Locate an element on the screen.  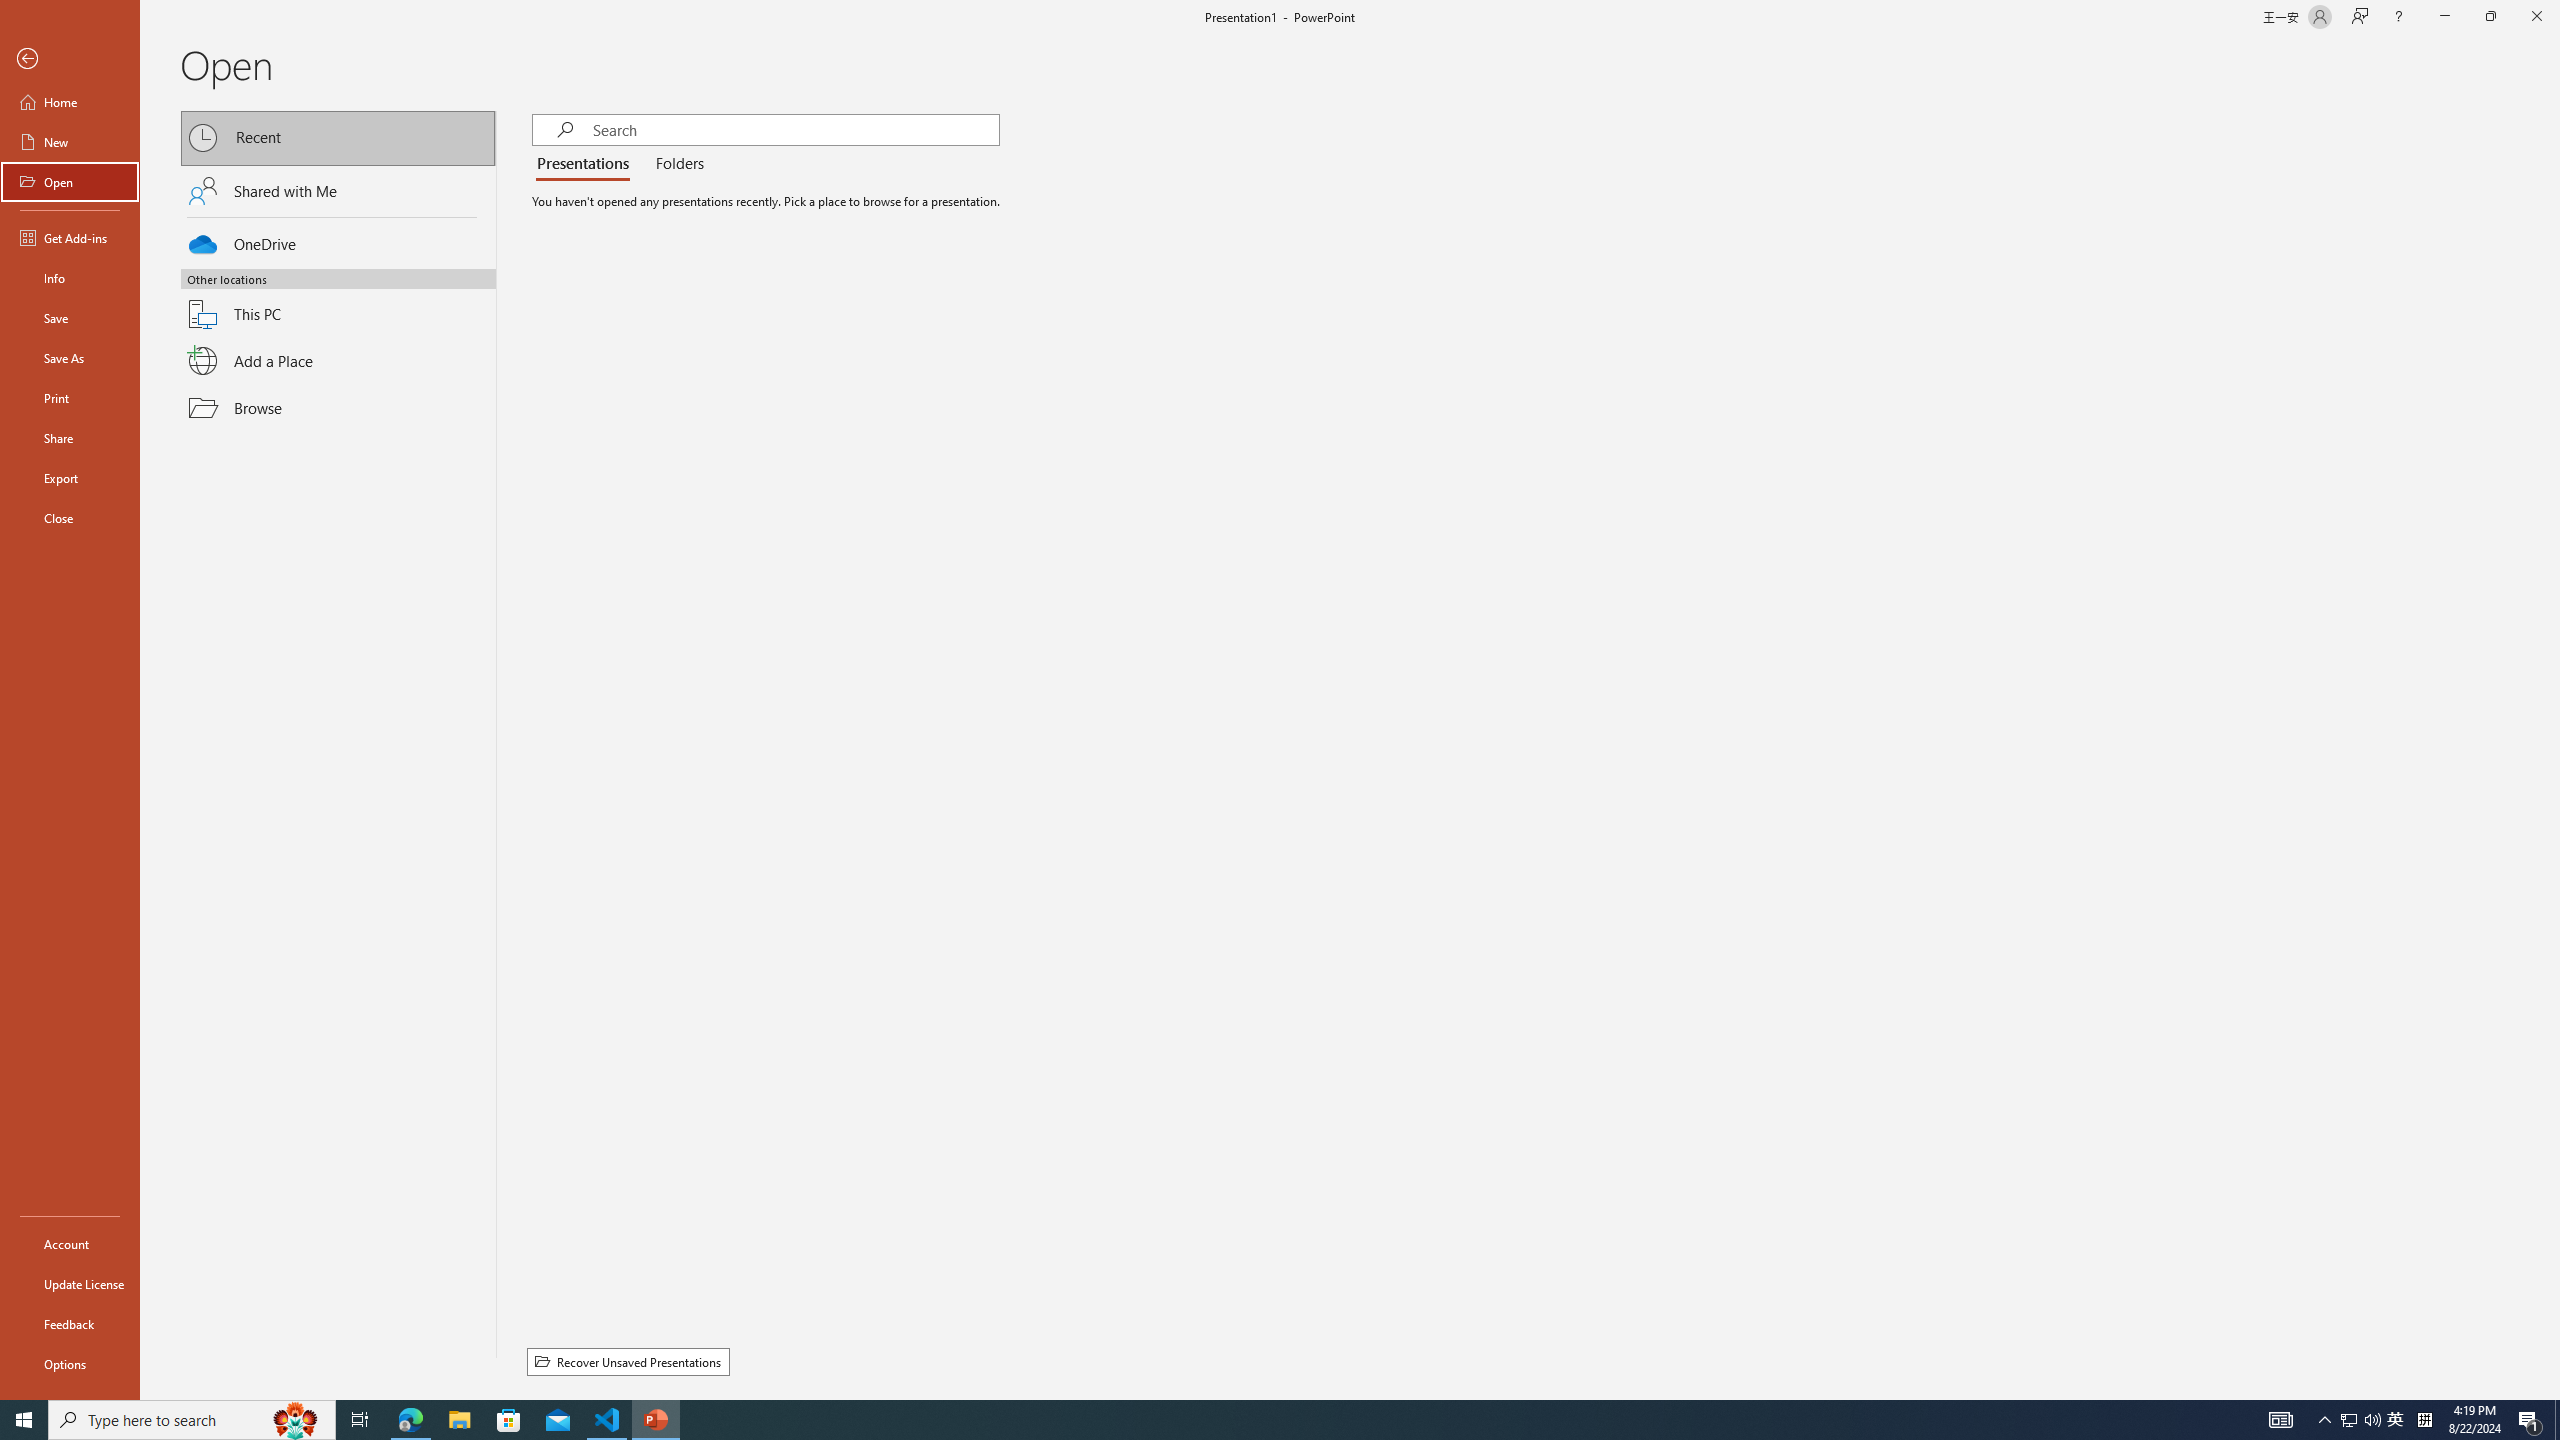
'Get Add-ins' is located at coordinates (69, 237).